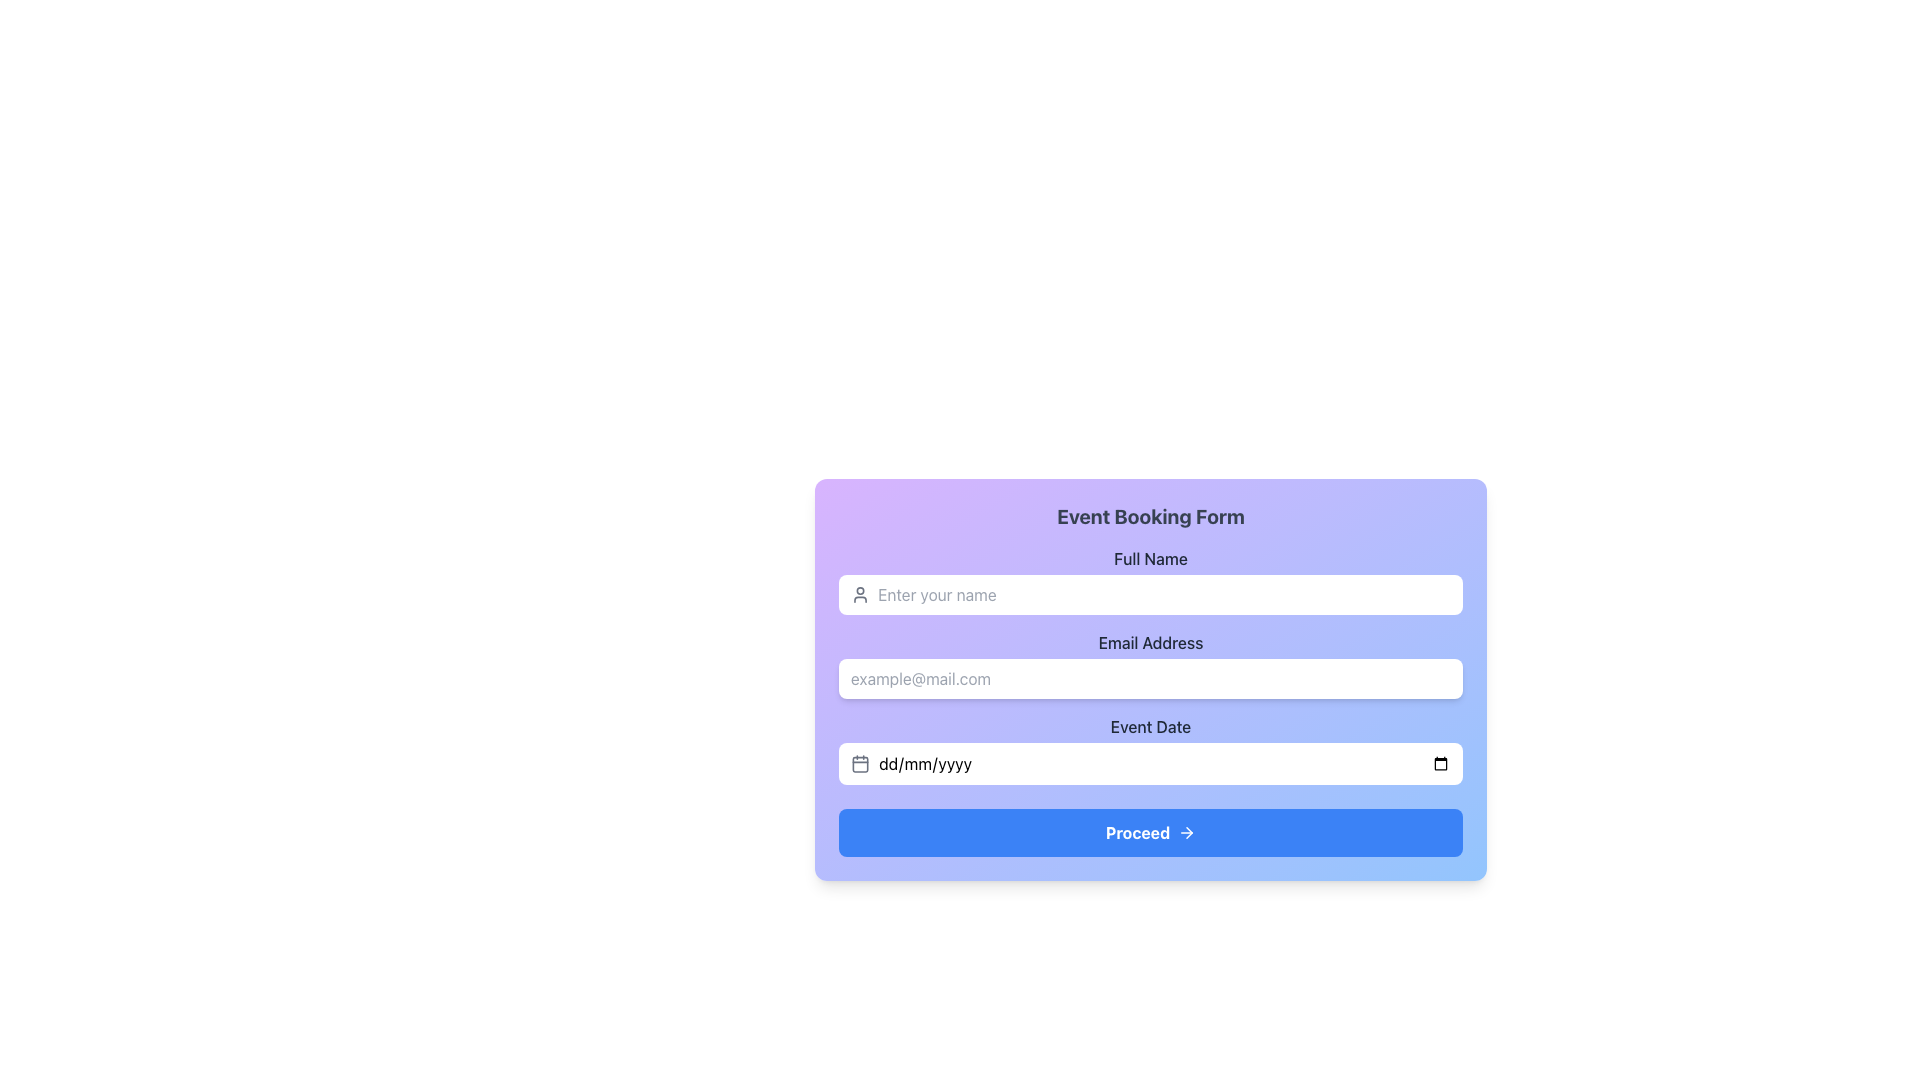  Describe the element at coordinates (1151, 763) in the screenshot. I see `to activate the date picker in the 'Event Date' input field located below the 'Email Address' field and above the 'Proceed' button` at that location.